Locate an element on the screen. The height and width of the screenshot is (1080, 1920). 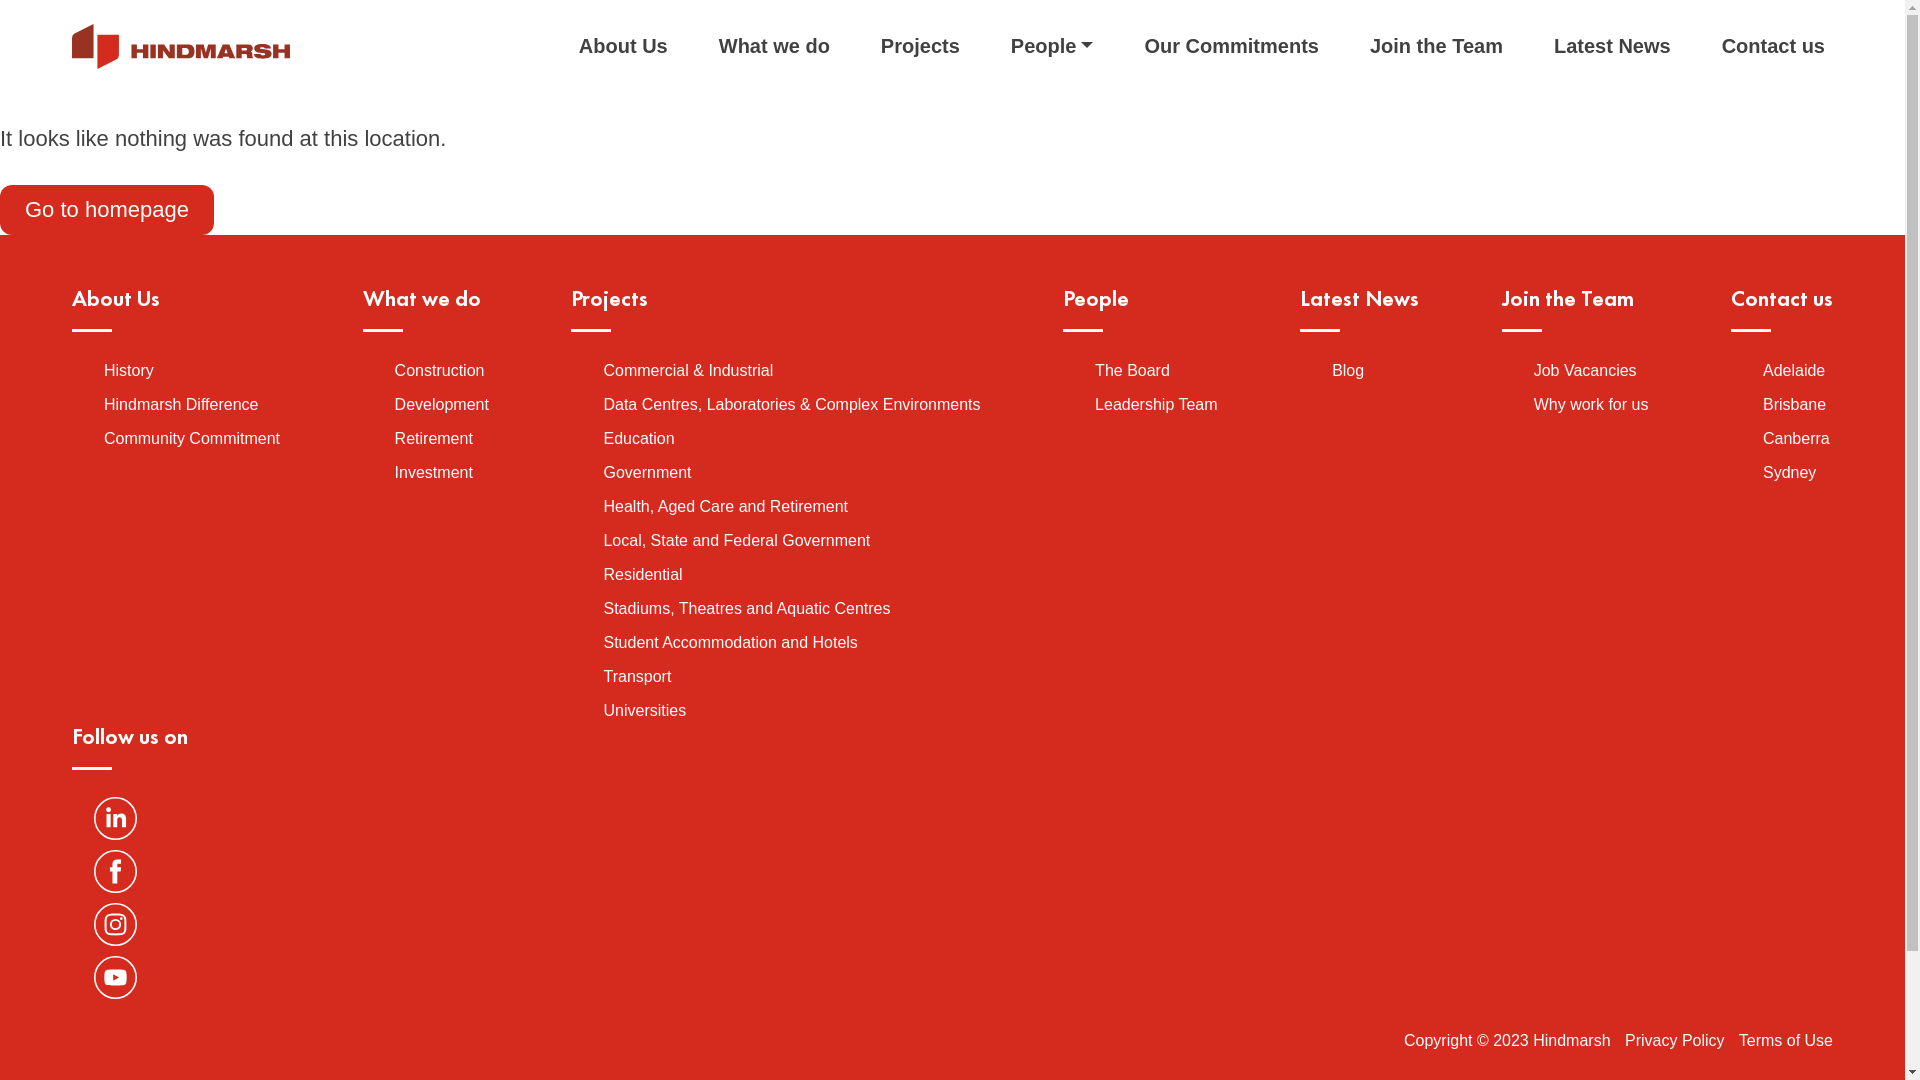
'Join the Team' is located at coordinates (1361, 45).